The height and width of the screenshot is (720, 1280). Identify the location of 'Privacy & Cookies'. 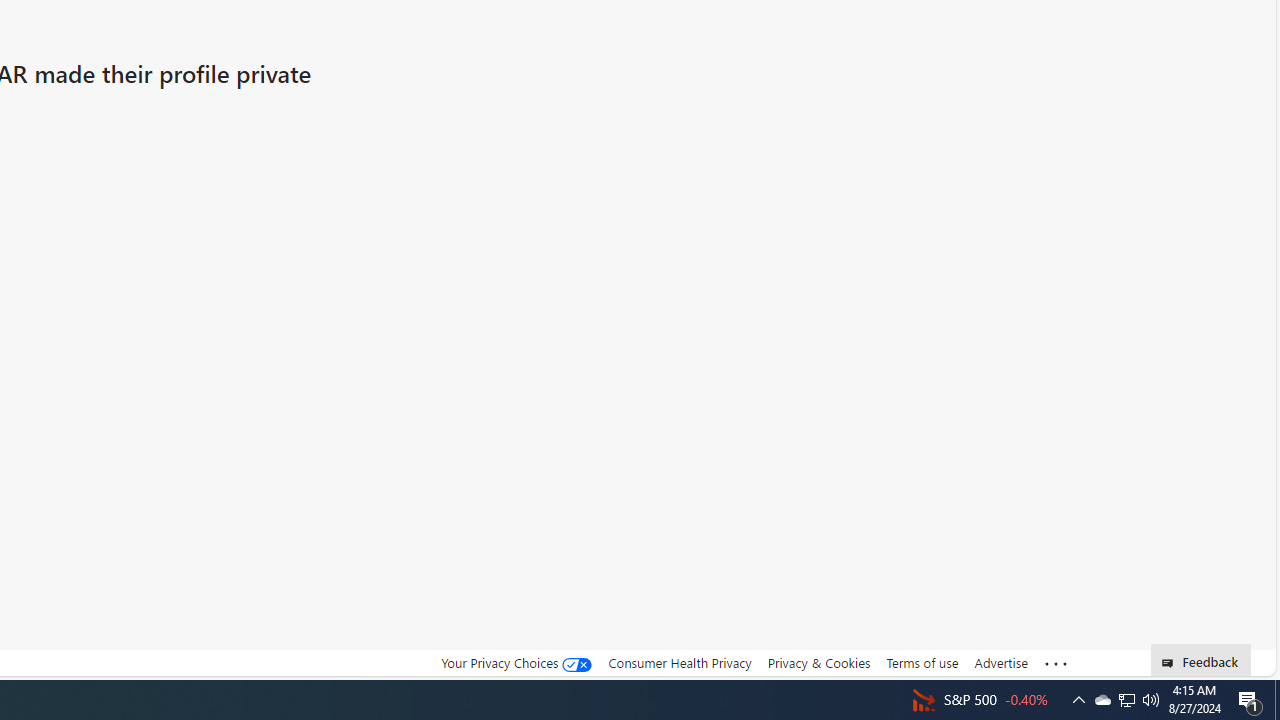
(818, 662).